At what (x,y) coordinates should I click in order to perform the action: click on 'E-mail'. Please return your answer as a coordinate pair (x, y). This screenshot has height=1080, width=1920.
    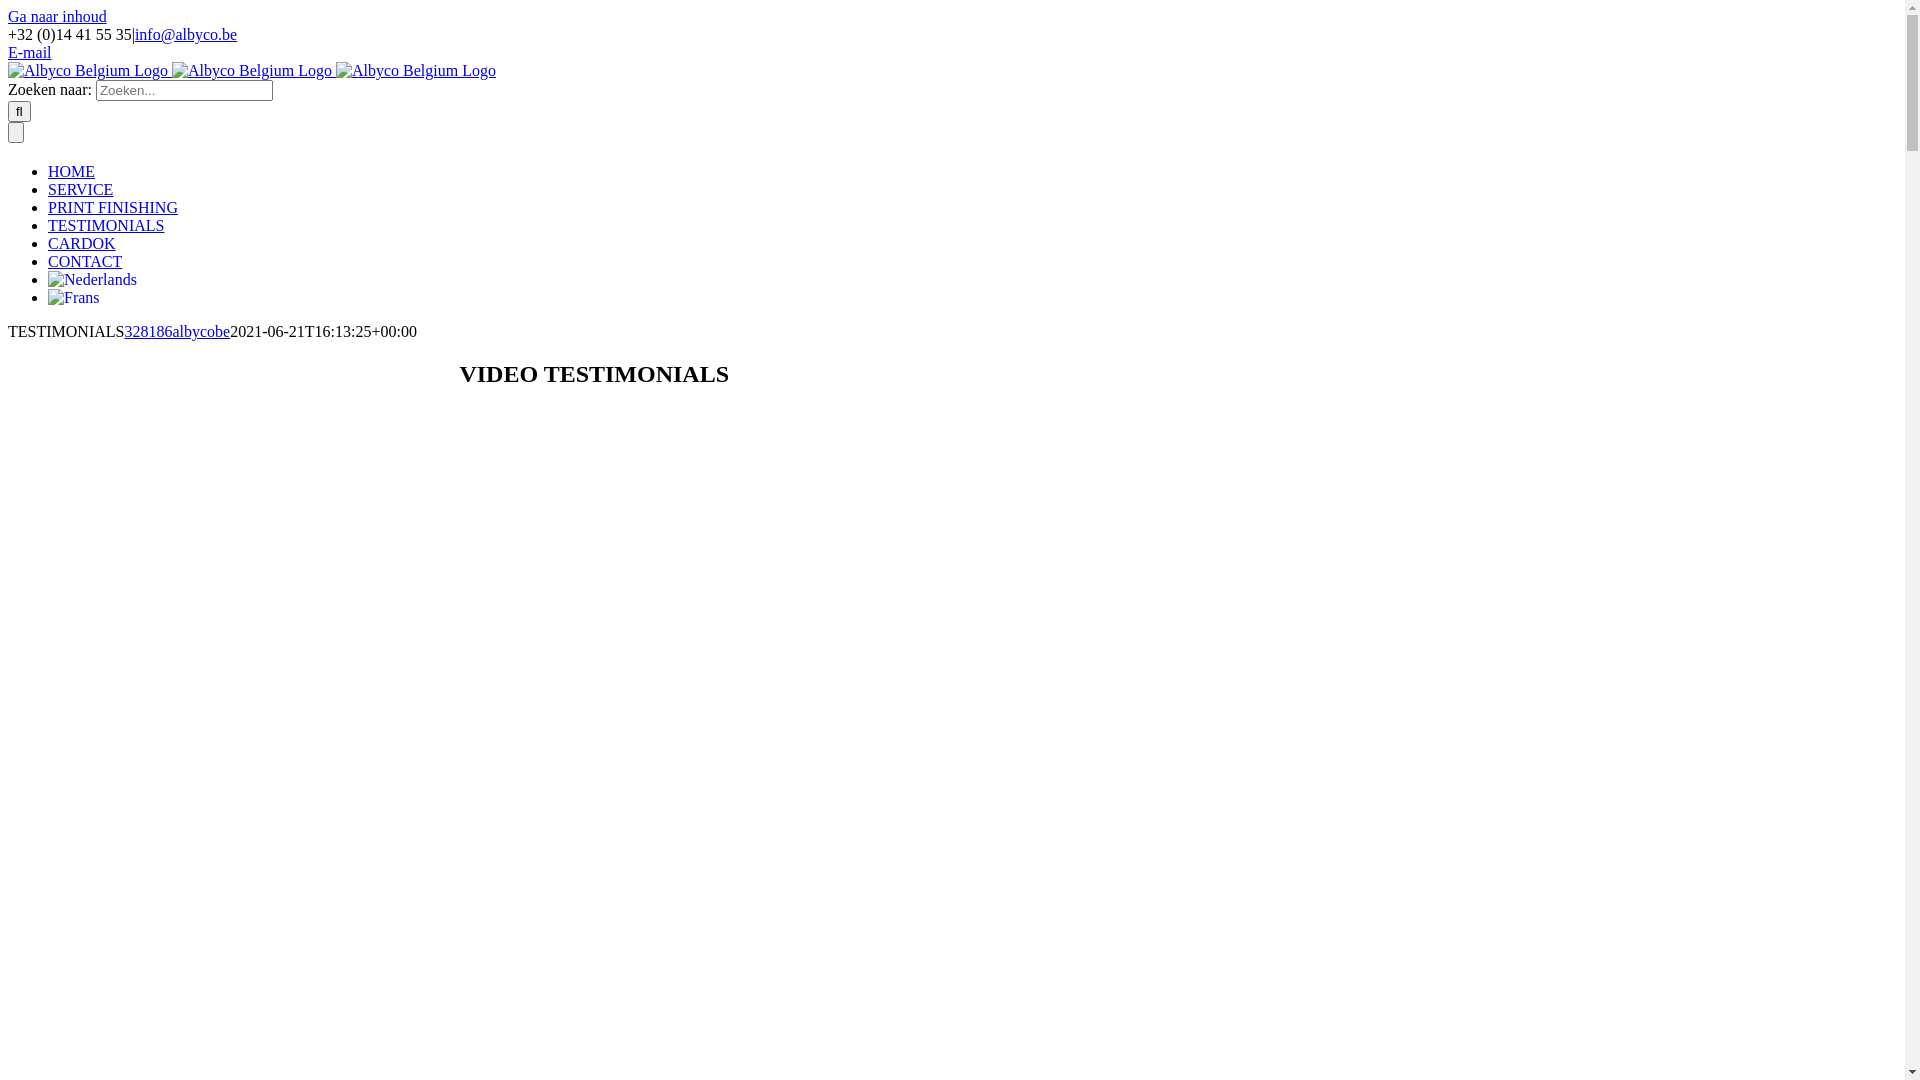
    Looking at the image, I should click on (8, 51).